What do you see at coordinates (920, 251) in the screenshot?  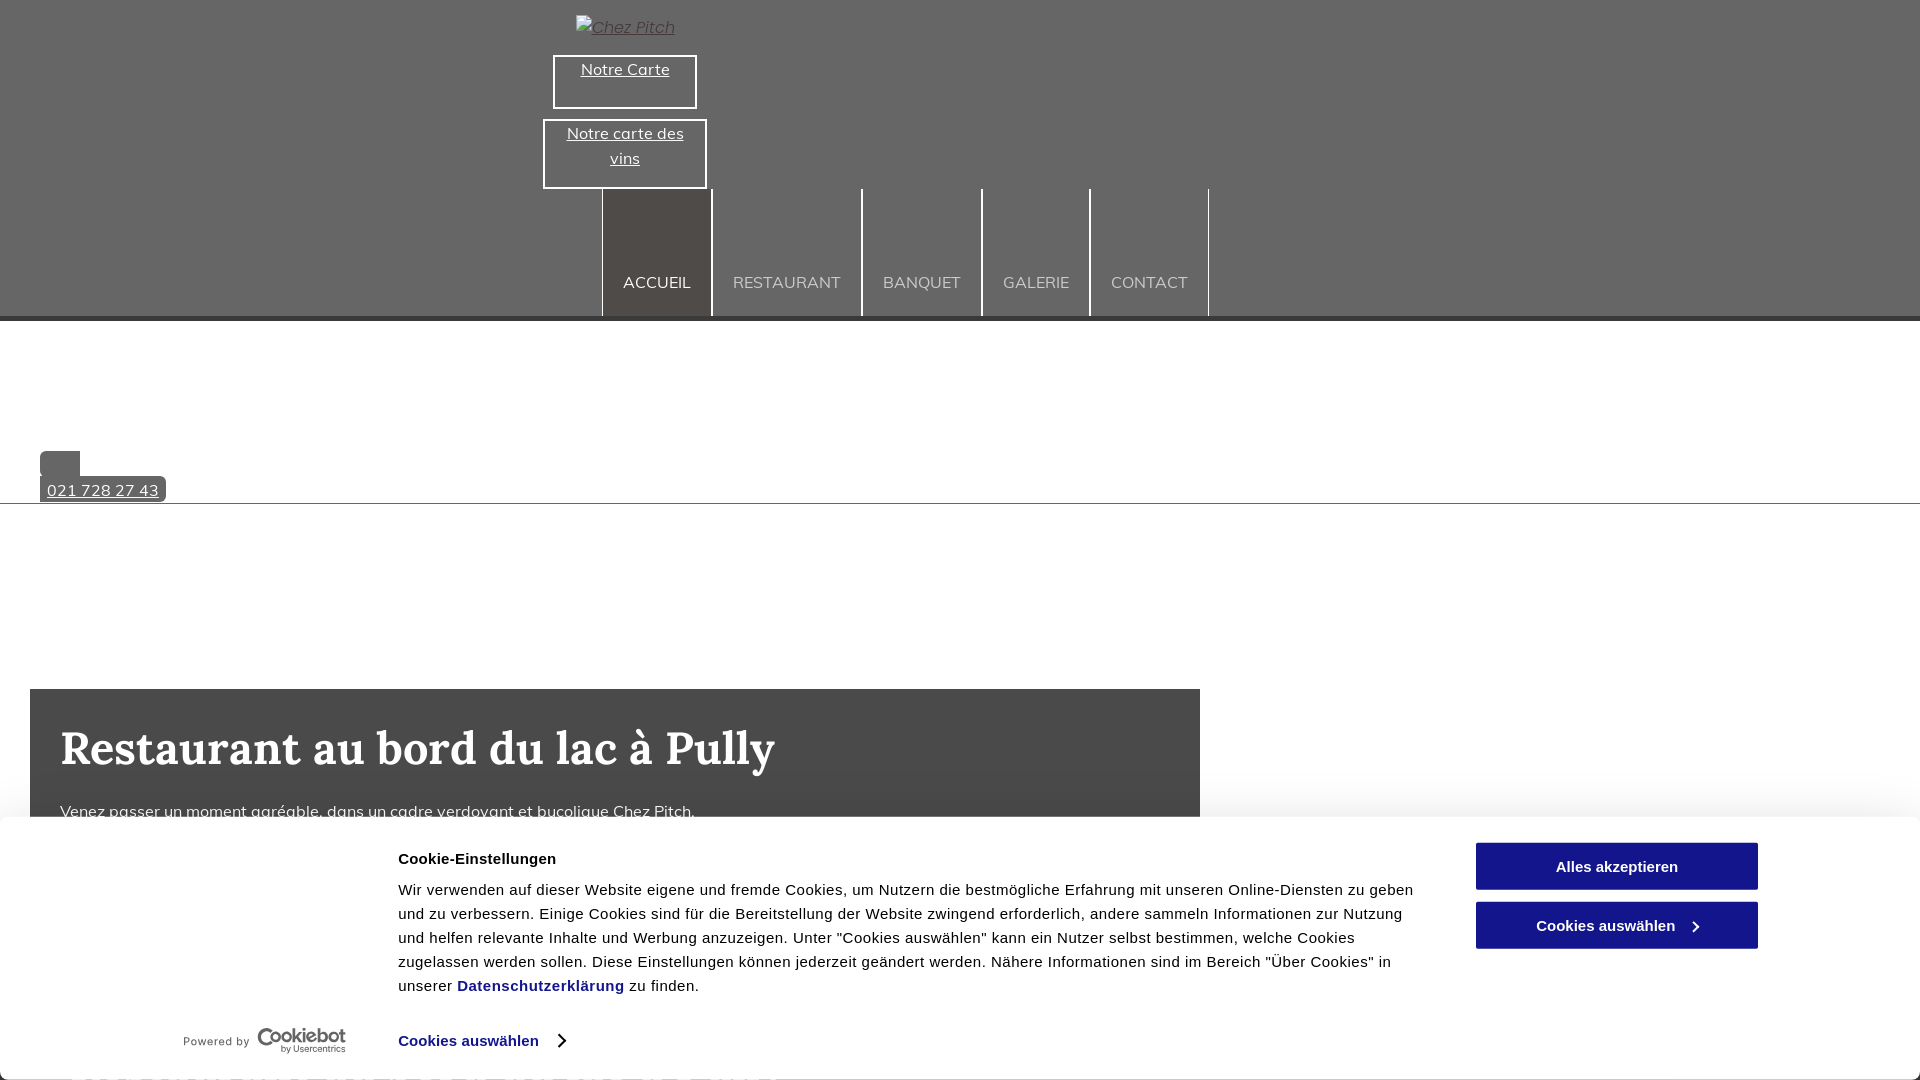 I see `'BANQUET'` at bounding box center [920, 251].